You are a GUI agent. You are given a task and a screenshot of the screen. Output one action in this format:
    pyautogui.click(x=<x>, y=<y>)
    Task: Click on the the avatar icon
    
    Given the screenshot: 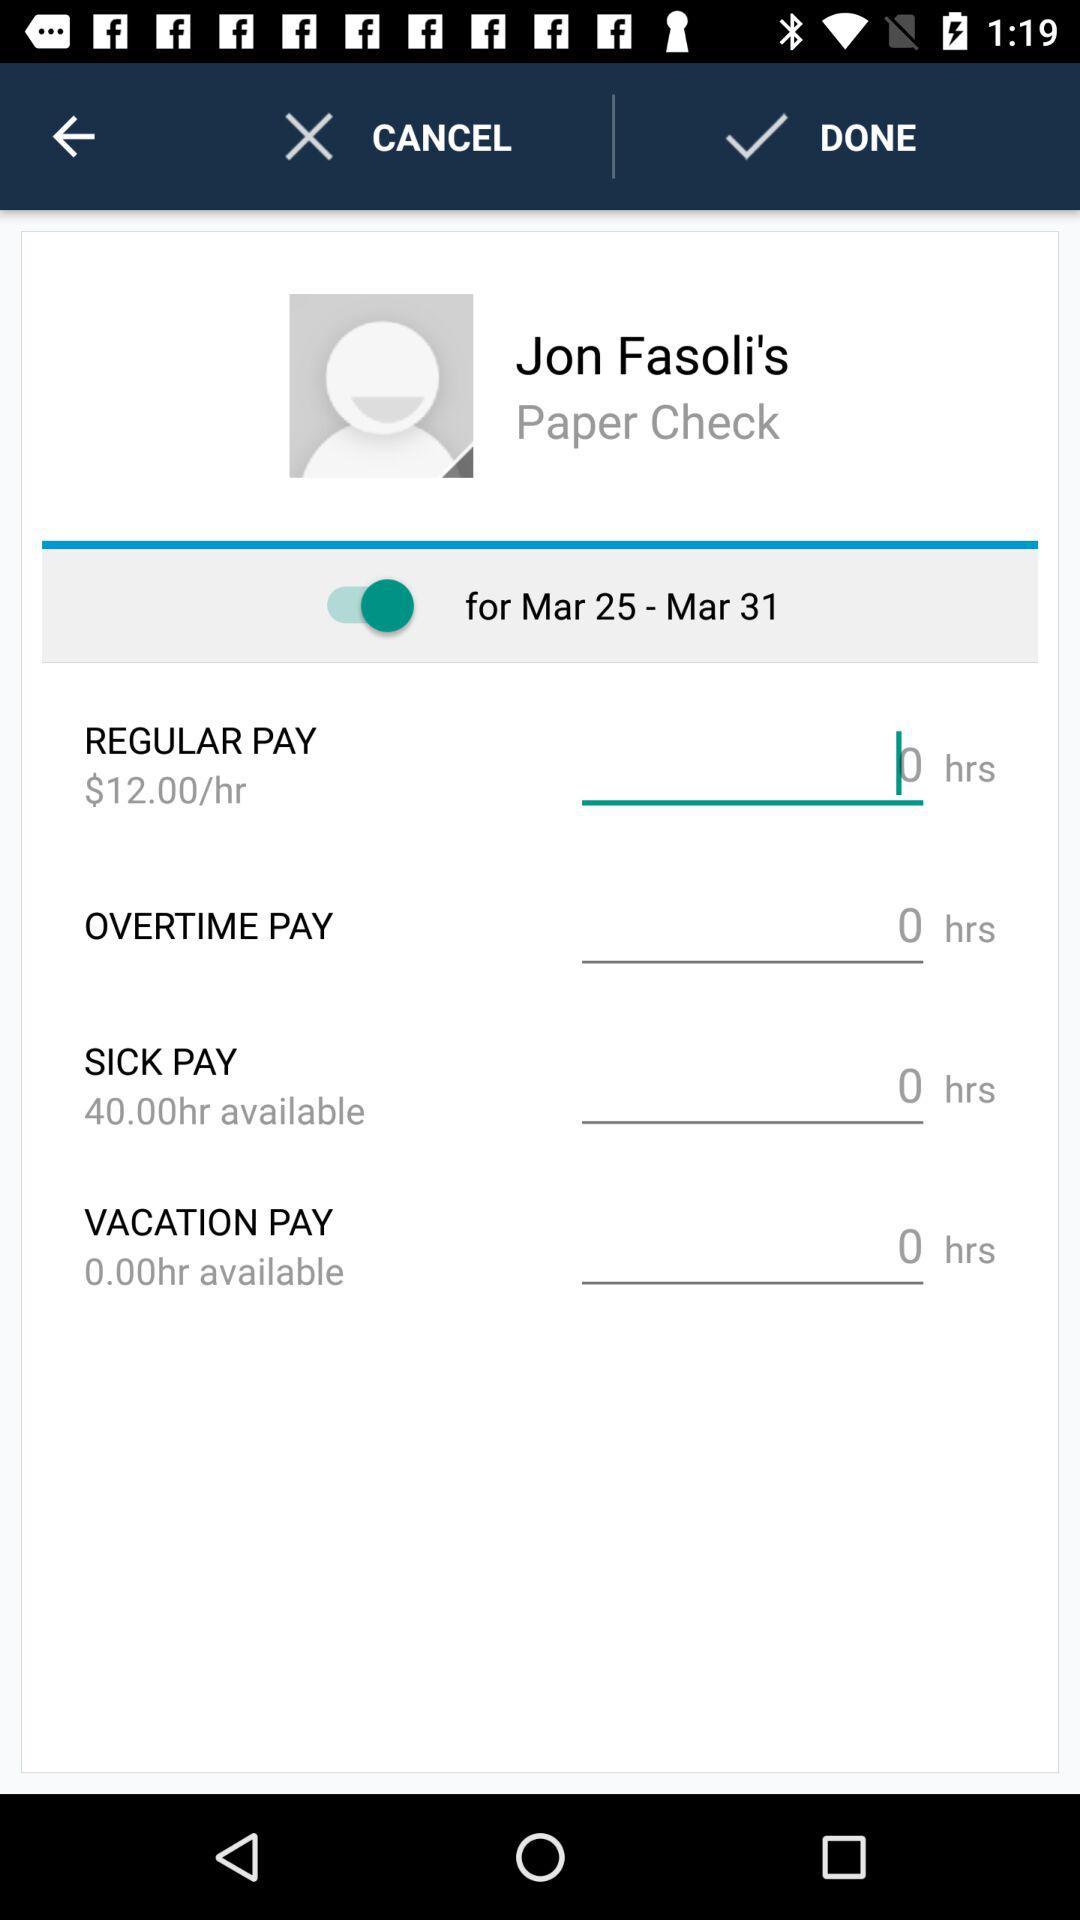 What is the action you would take?
    pyautogui.click(x=381, y=385)
    